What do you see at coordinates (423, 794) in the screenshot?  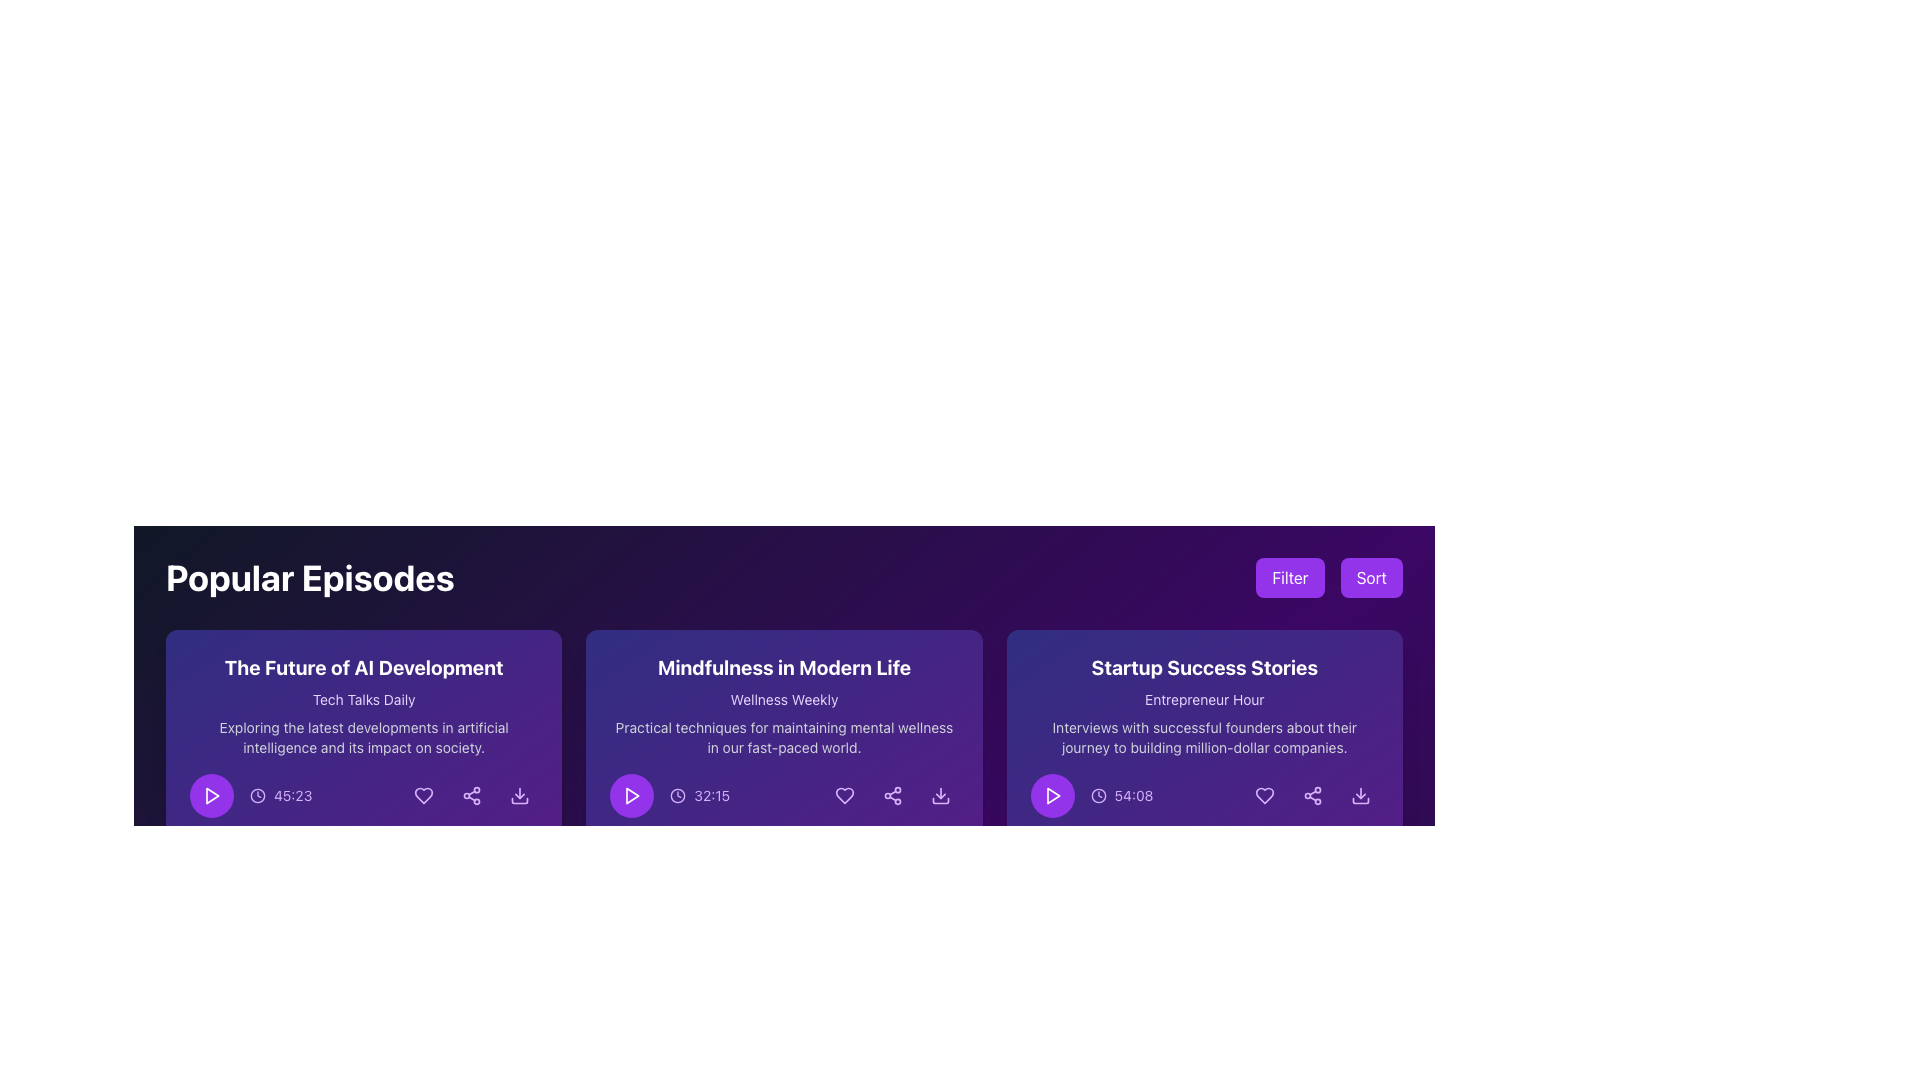 I see `the heart-shaped icon with a purple outline located in the 'Popular Episodes' section beneath the card titled 'The Future of AI Development' to potentially display a tooltip` at bounding box center [423, 794].